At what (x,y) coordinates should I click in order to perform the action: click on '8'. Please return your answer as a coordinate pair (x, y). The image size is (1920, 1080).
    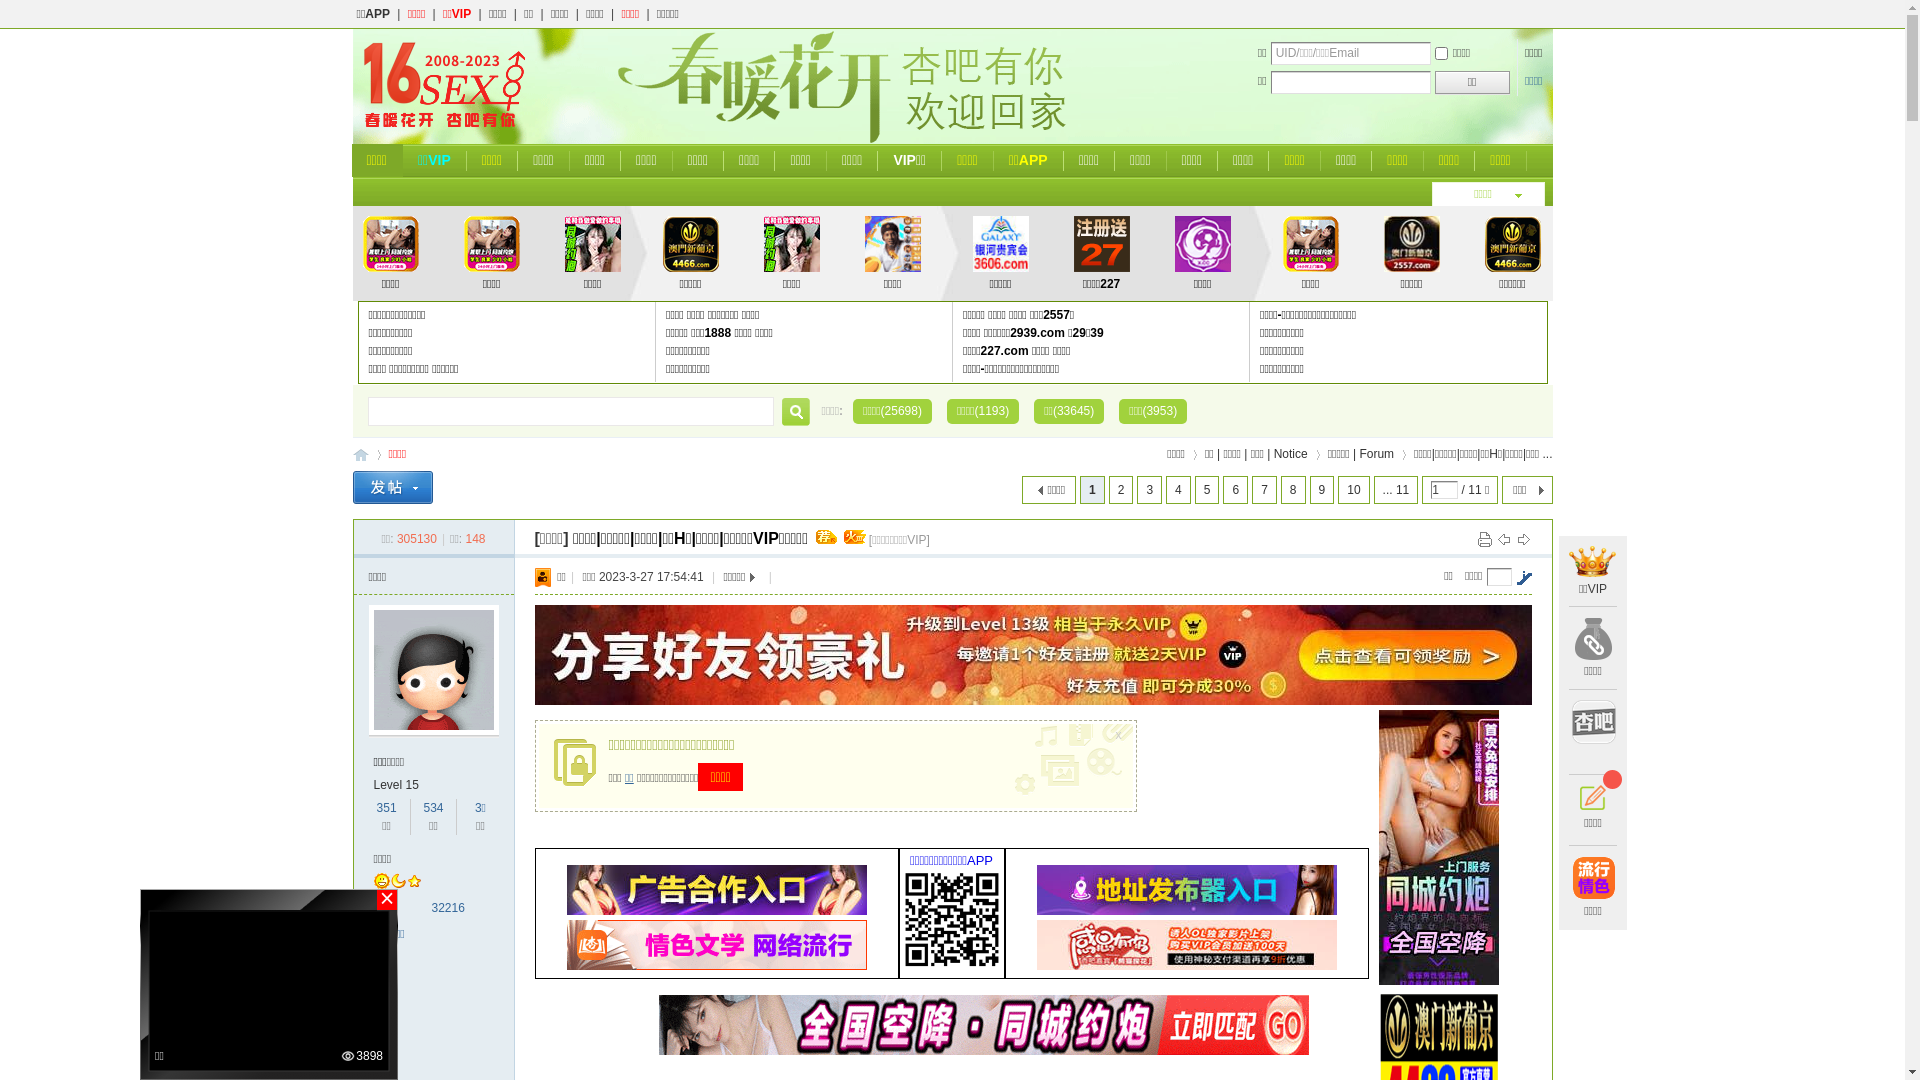
    Looking at the image, I should click on (1281, 489).